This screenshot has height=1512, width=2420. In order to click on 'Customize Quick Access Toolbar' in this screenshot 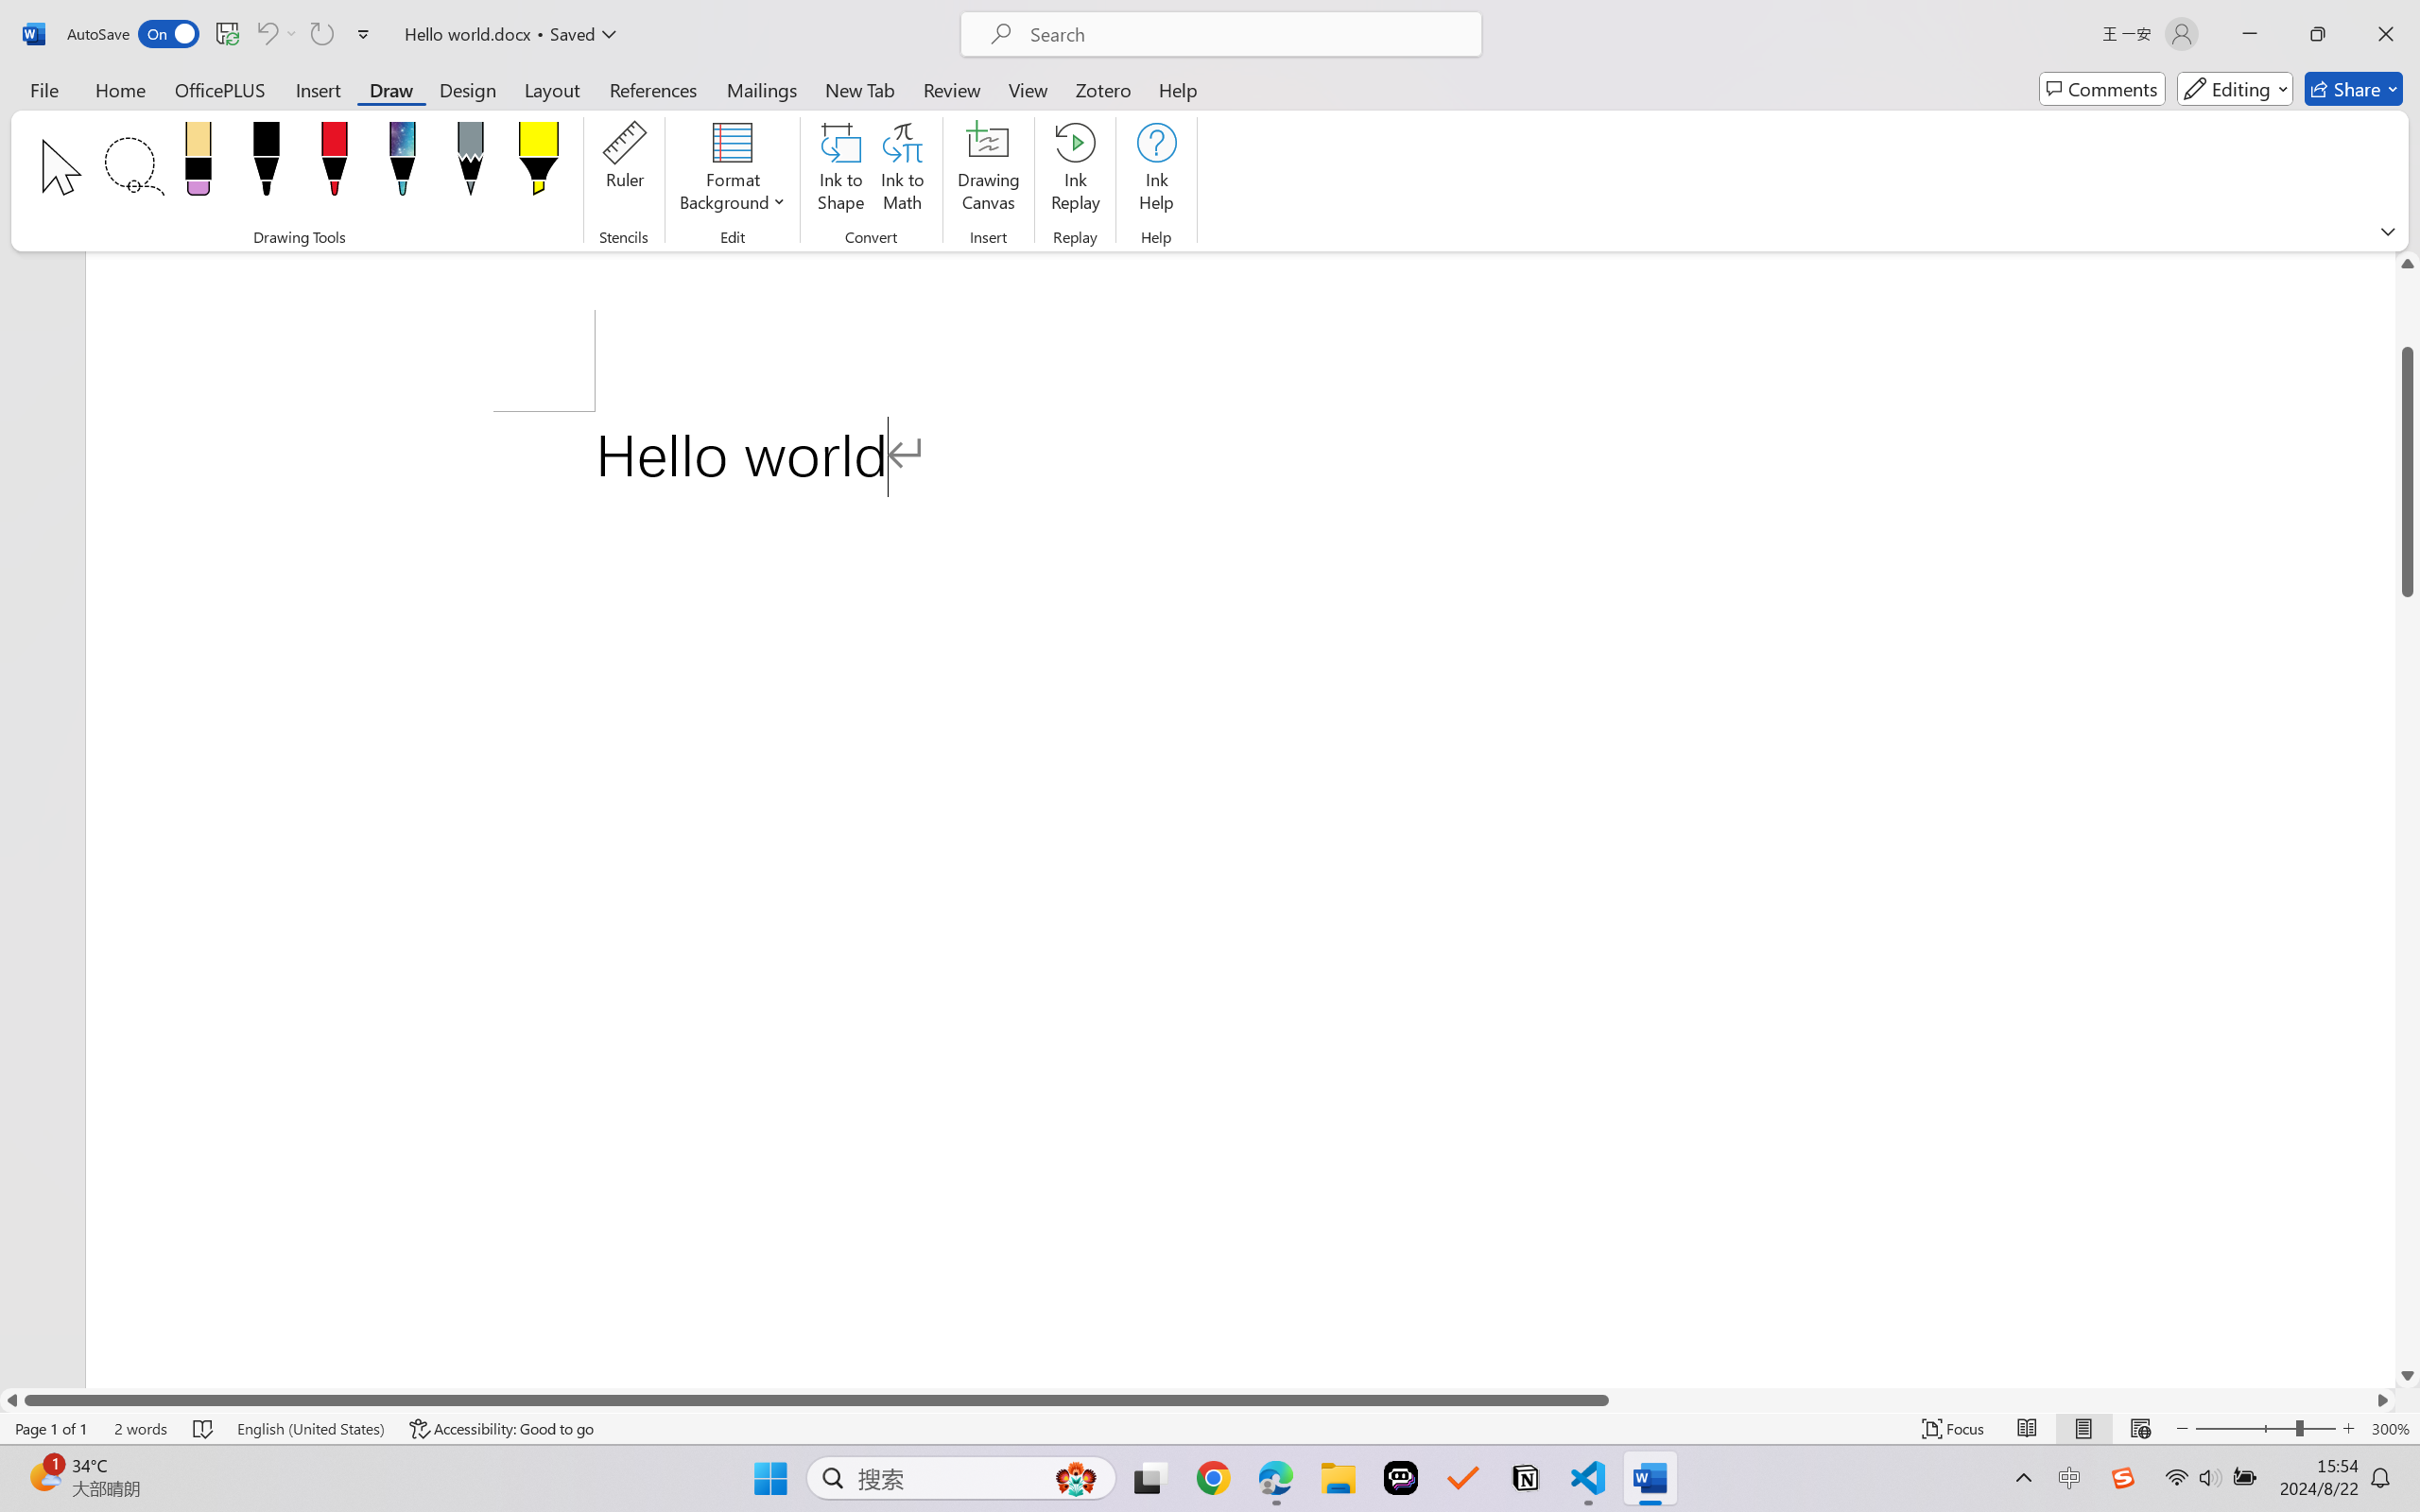, I will do `click(363, 33)`.